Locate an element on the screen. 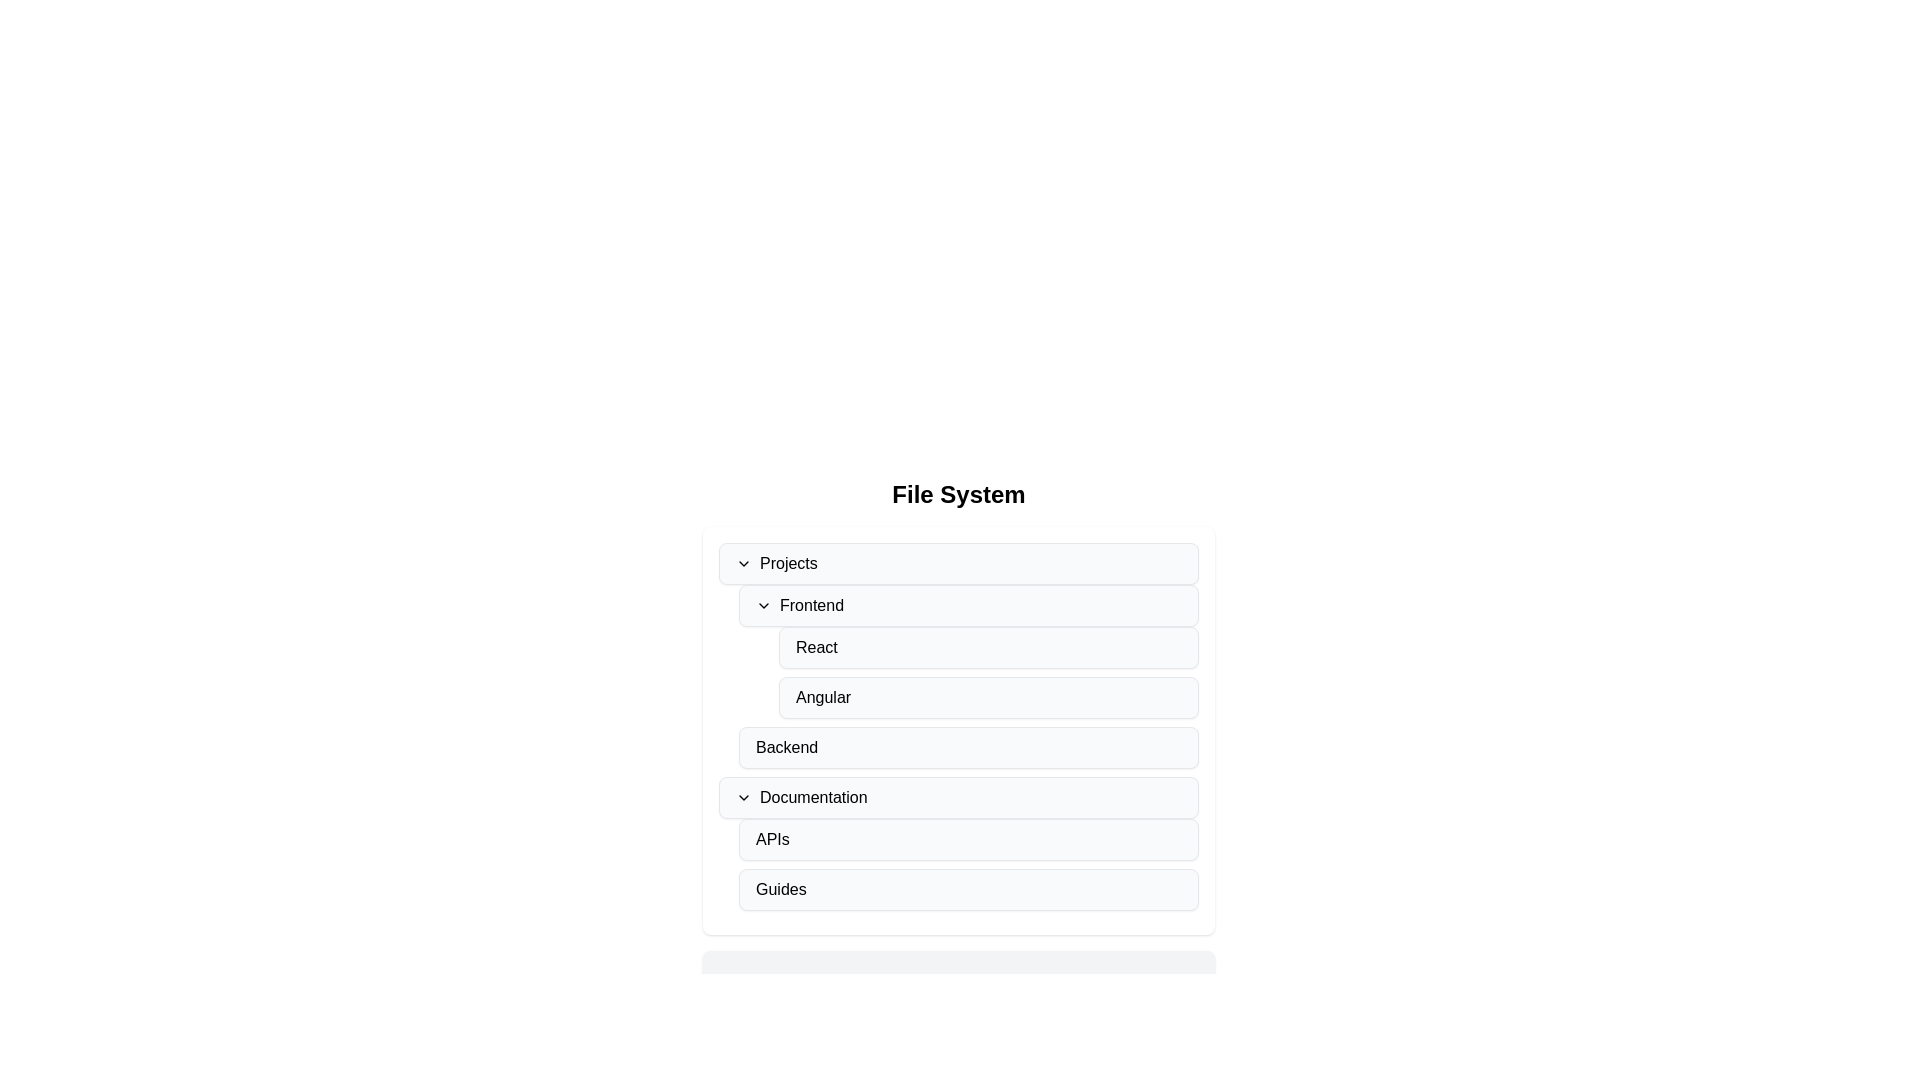 The image size is (1920, 1080). the 'Documentation' text label is located at coordinates (801, 797).